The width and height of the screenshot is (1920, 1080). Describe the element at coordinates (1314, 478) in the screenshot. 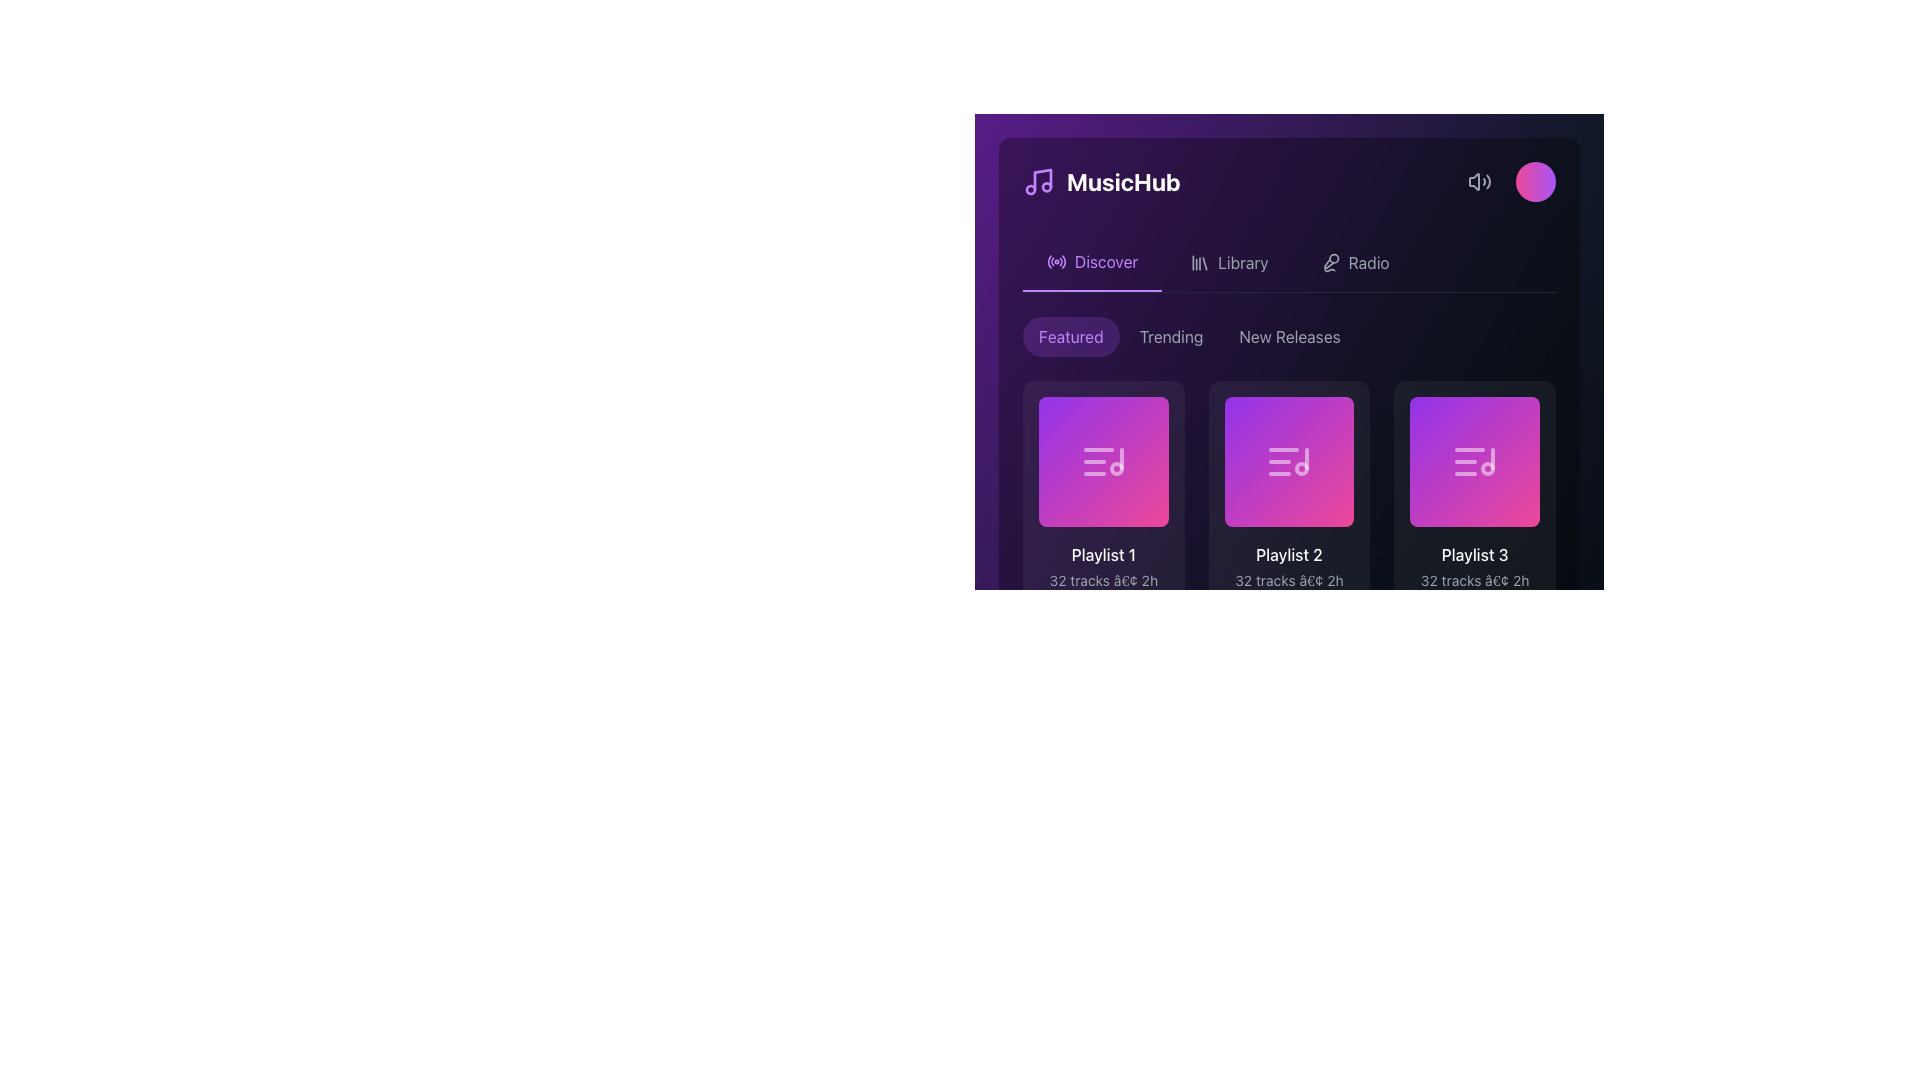

I see `the decorative SVG circle within the 'Playlist 2' card, which is part of the graphic associated with that card` at that location.